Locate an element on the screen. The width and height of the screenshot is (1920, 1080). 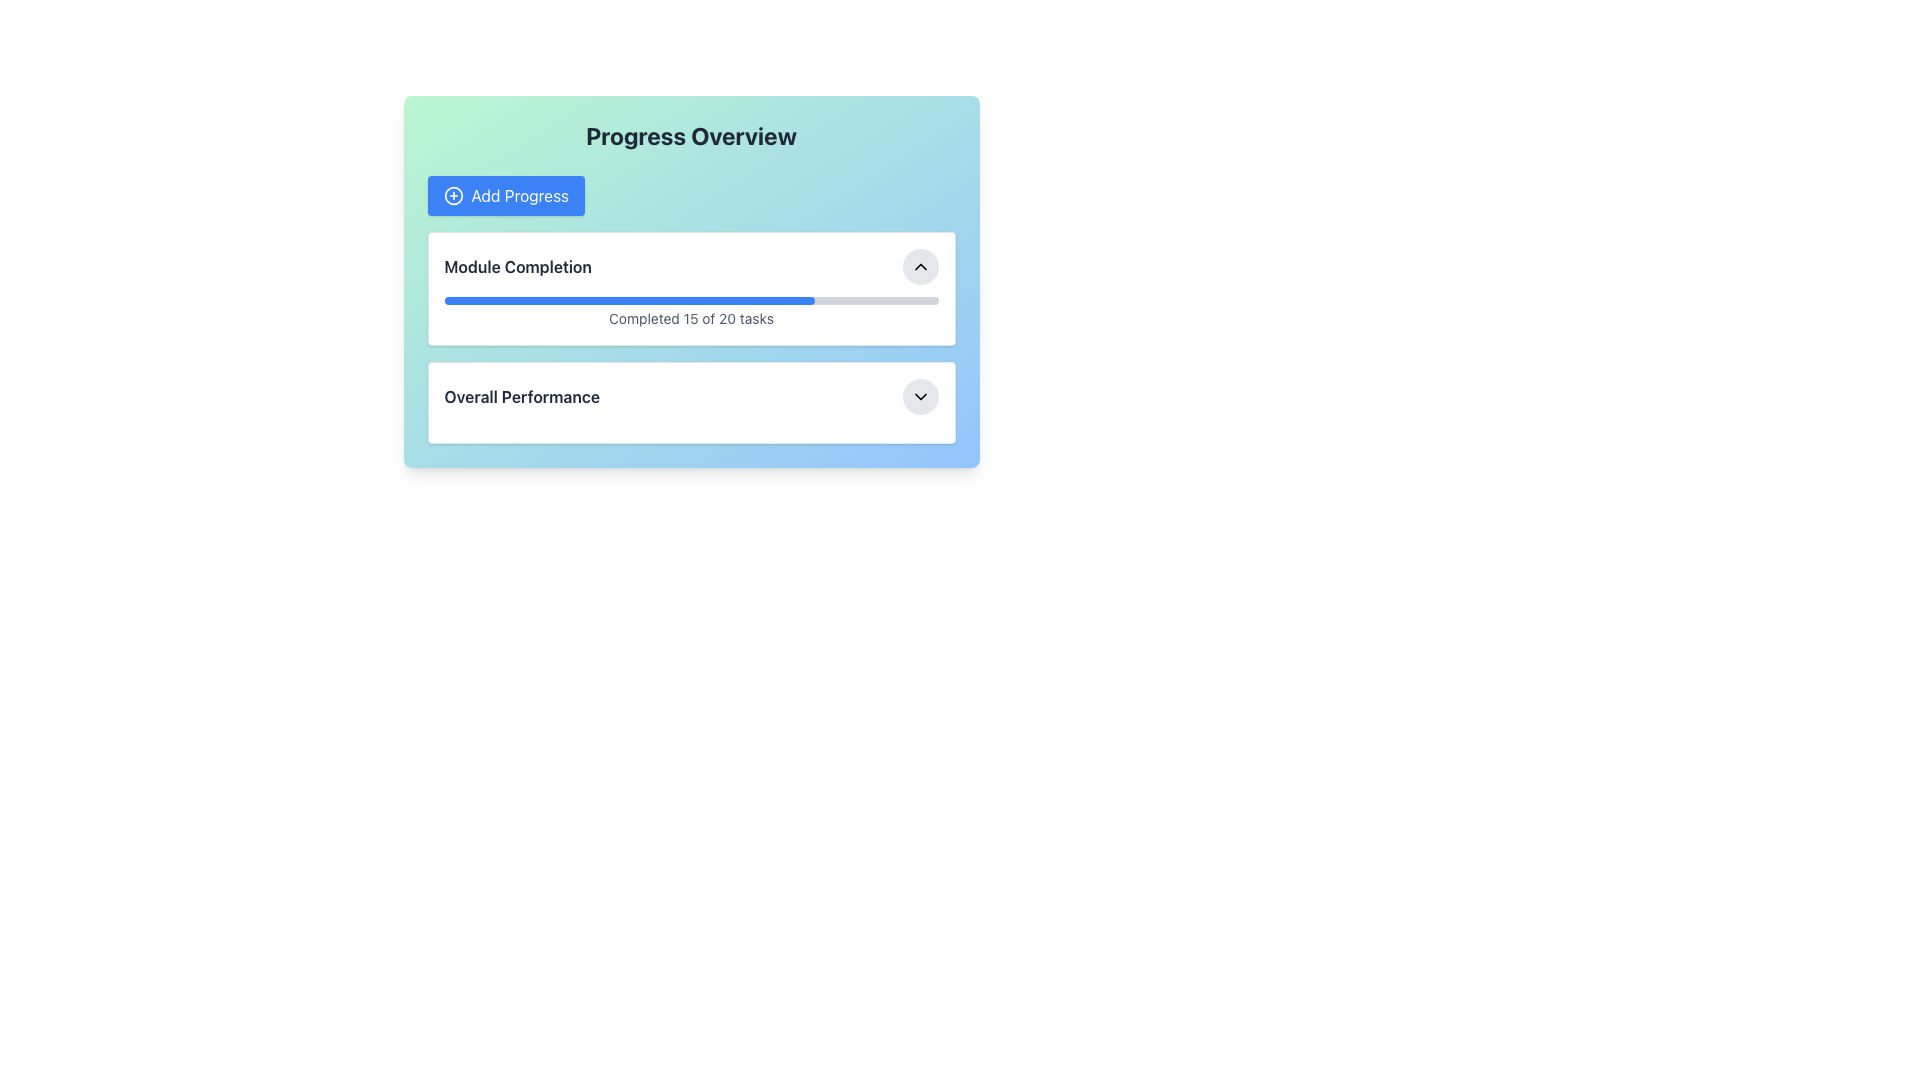
the text label displaying task completion status, which reads 'Completed 15 of 20 tasks', located below the progress bar in the 'Module Completion' section of the performance dashboard is located at coordinates (691, 318).